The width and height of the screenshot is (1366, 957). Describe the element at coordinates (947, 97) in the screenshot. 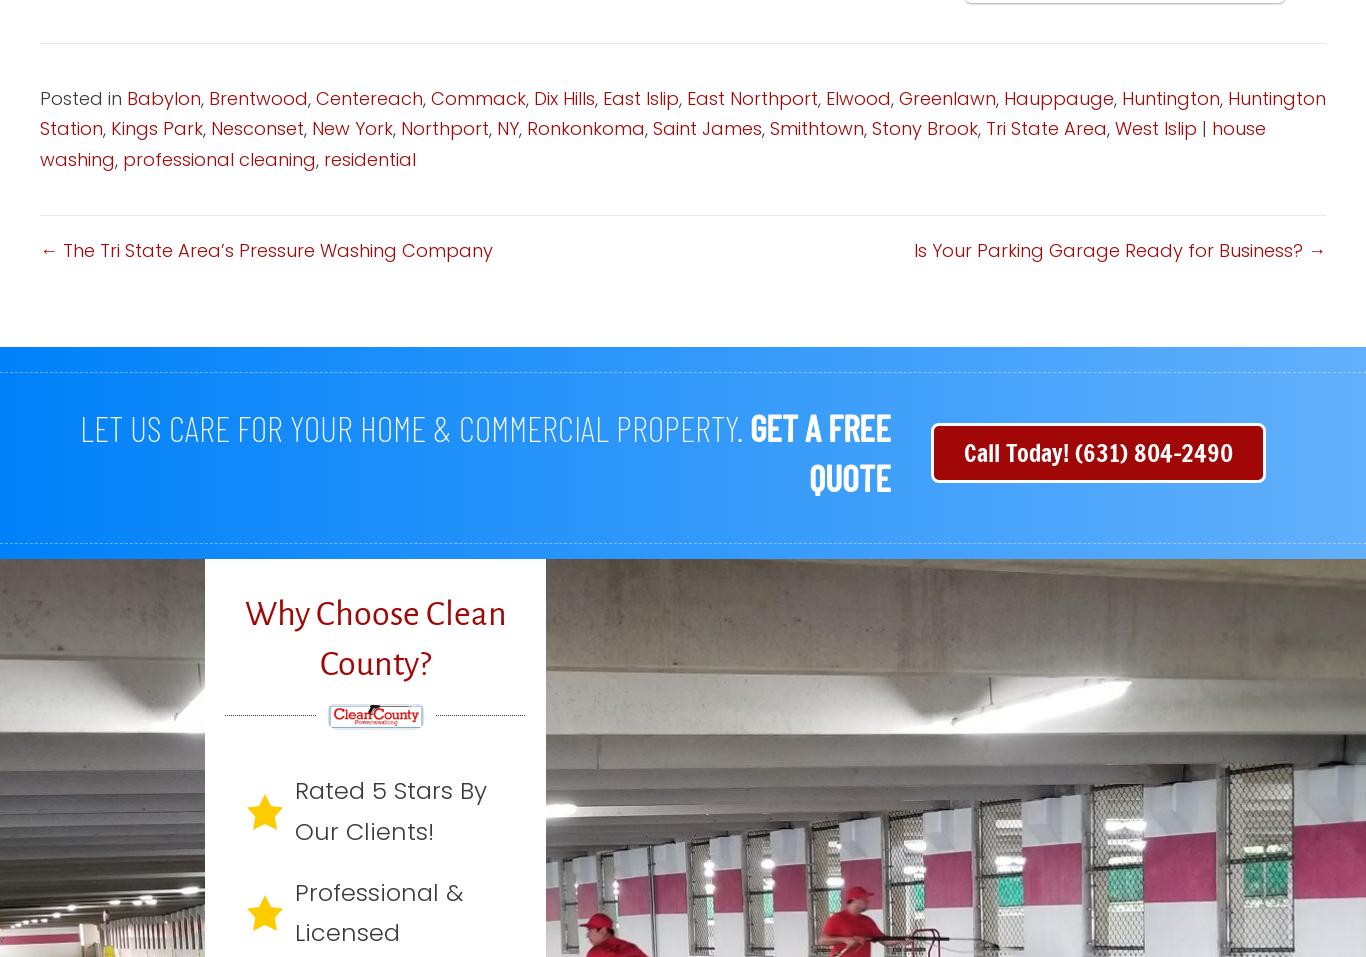

I see `'Greenlawn'` at that location.